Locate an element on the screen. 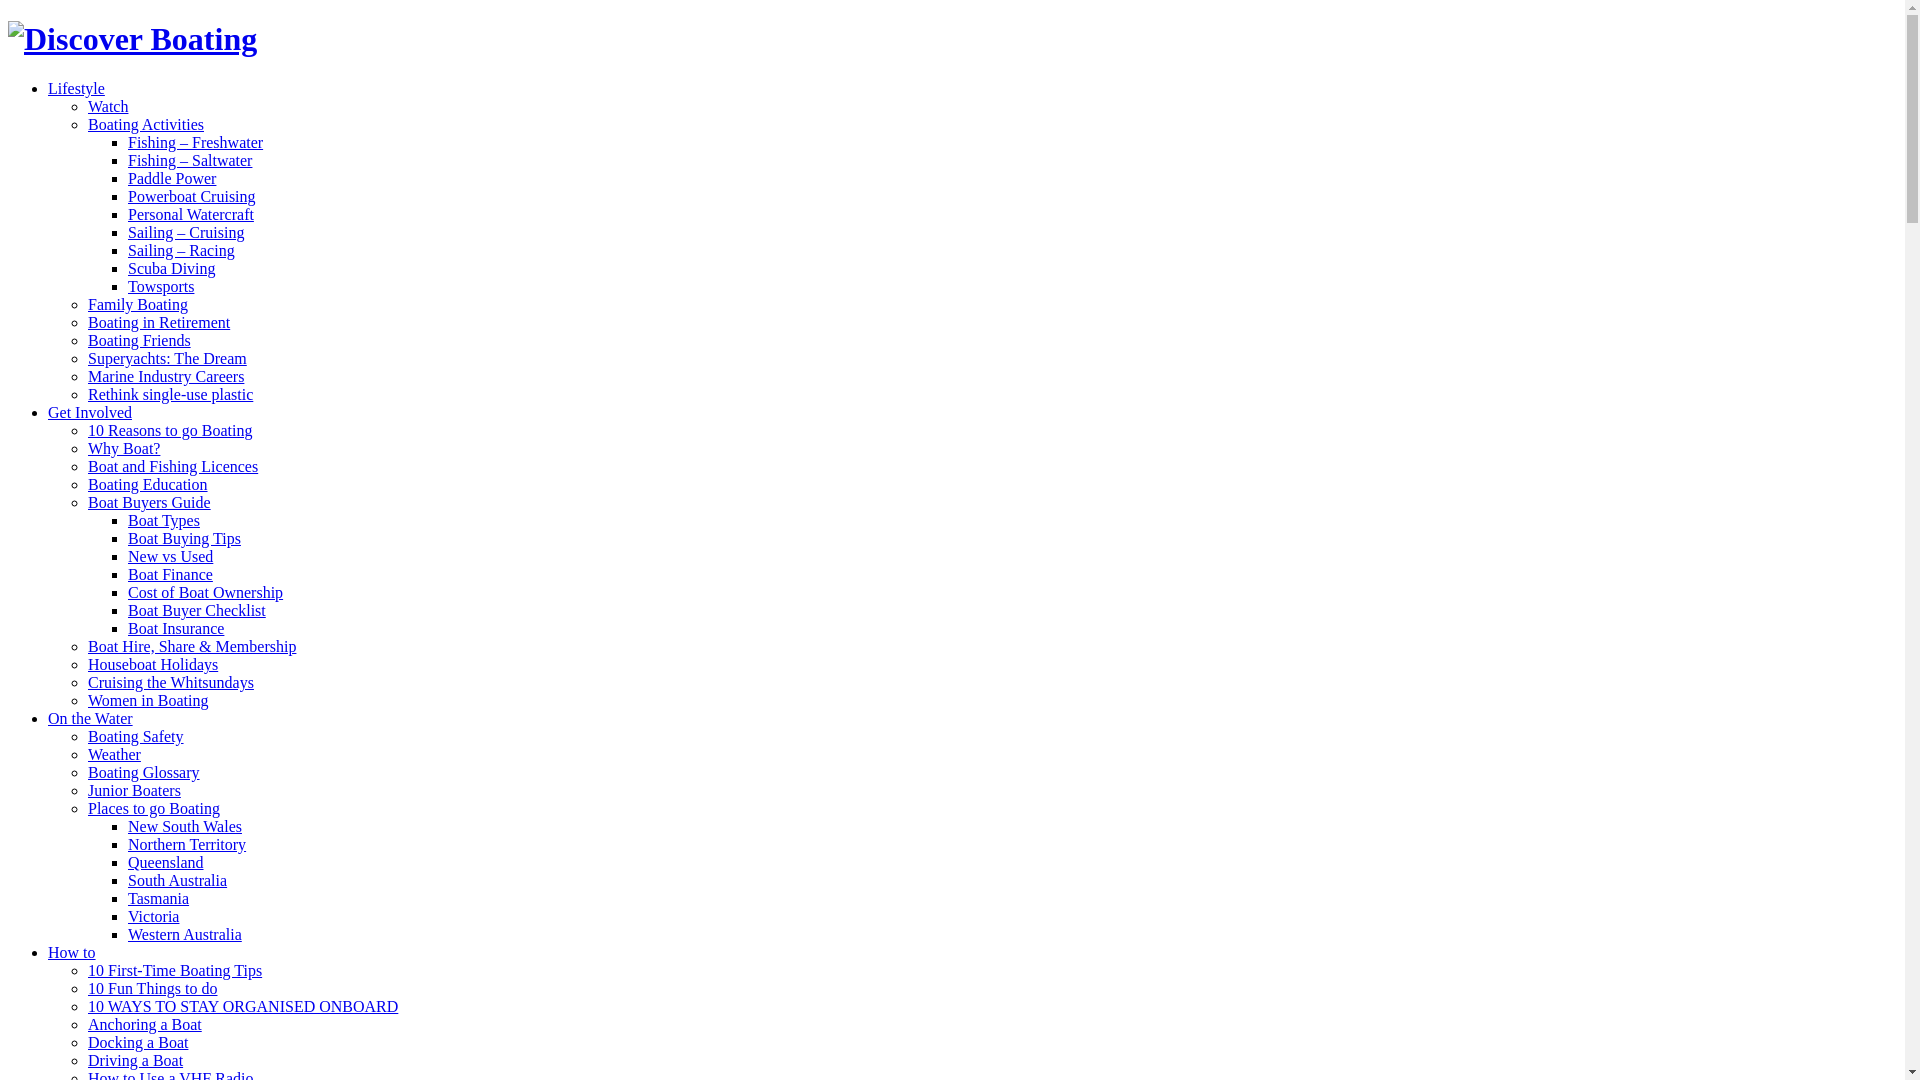 This screenshot has height=1080, width=1920. 'Scuba Diving' is located at coordinates (172, 267).